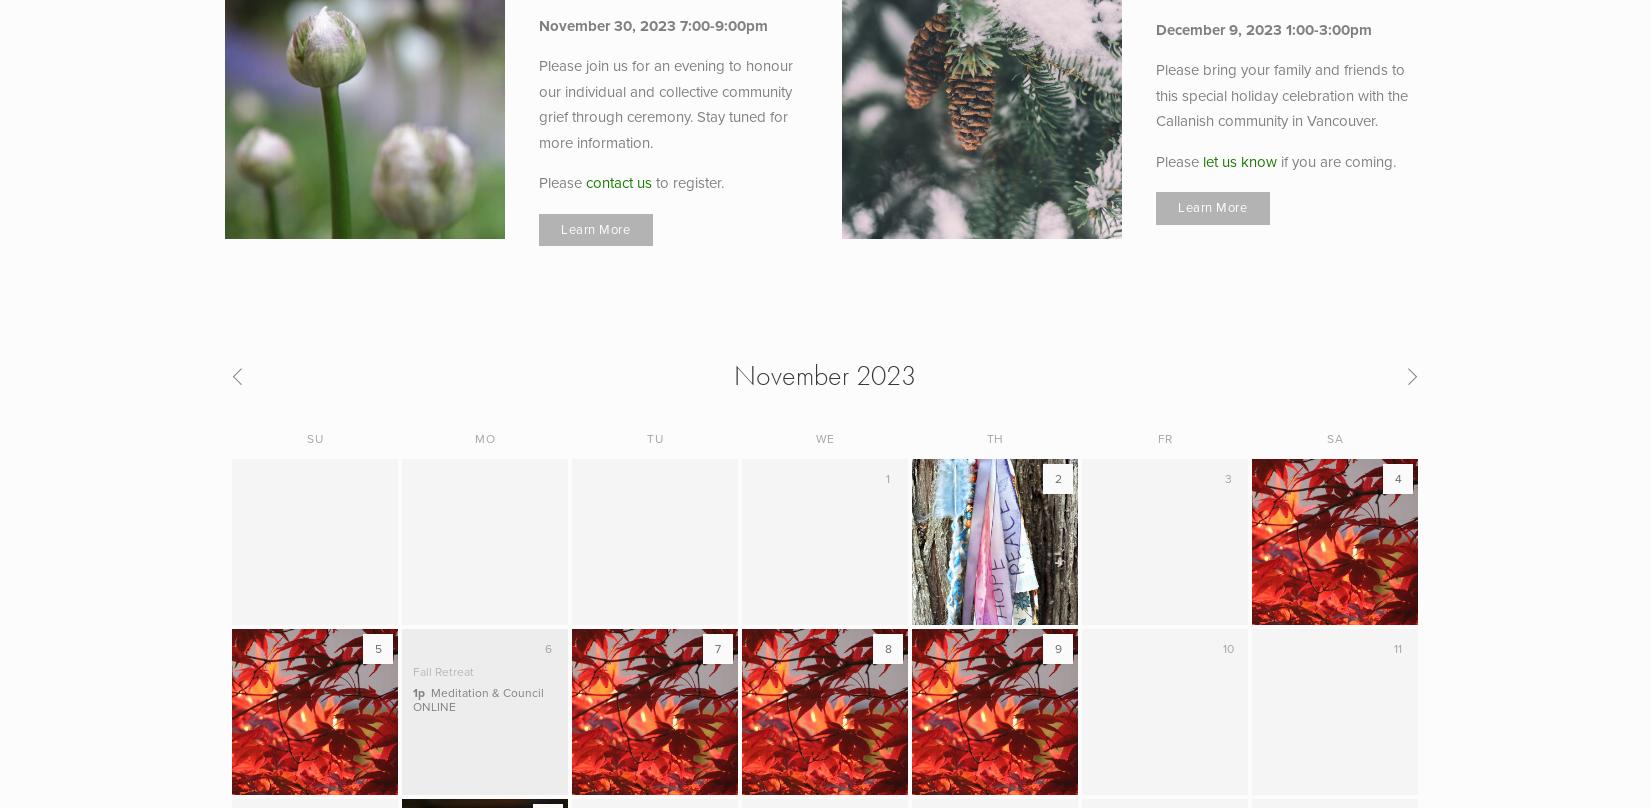 This screenshot has height=808, width=1650. Describe the element at coordinates (1164, 438) in the screenshot. I see `'Fr'` at that location.